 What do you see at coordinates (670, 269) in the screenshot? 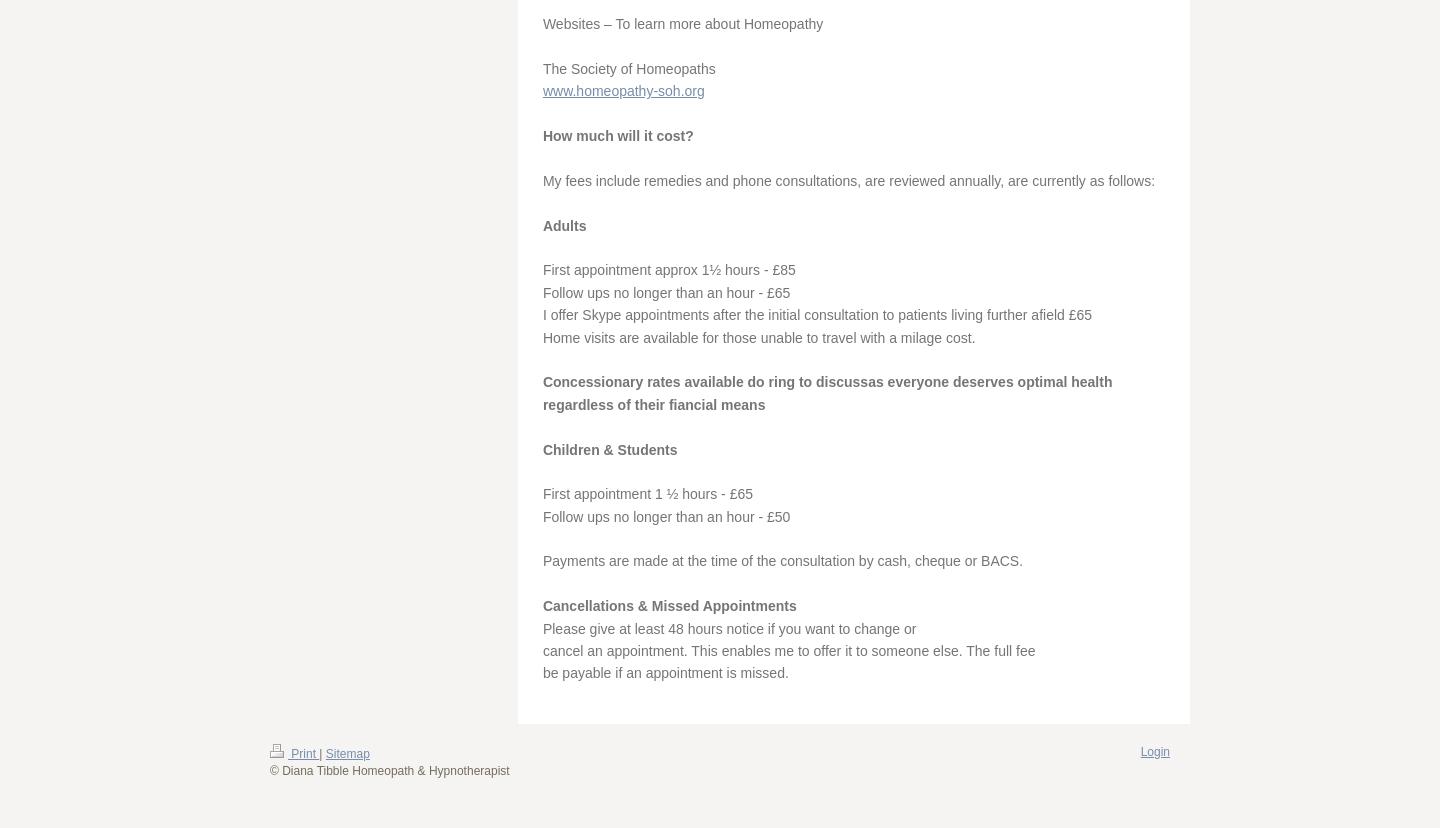
I see `'First appointment approx 1½ hours - £85'` at bounding box center [670, 269].